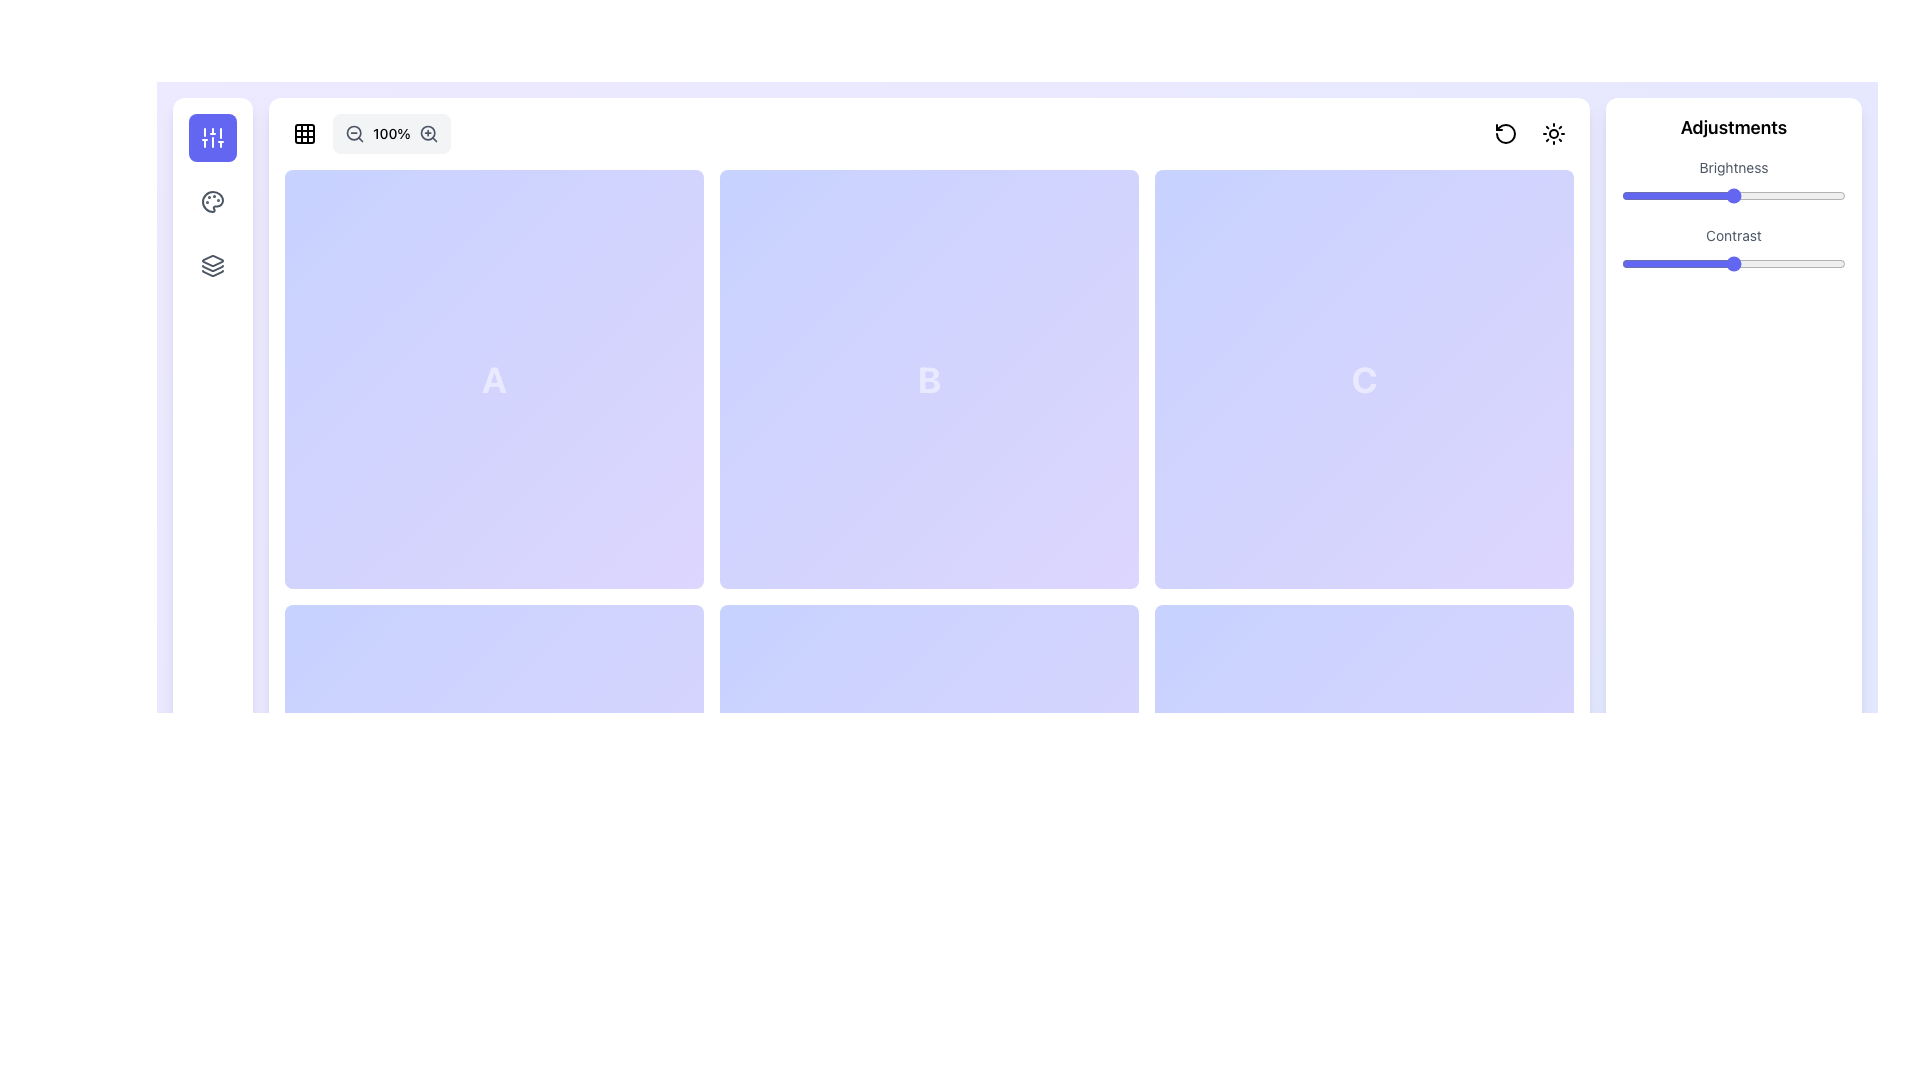  I want to click on the text label displaying '100%' in a bold sans-serif font located in the top-center toolbar, positioned between zoom controls, so click(391, 134).